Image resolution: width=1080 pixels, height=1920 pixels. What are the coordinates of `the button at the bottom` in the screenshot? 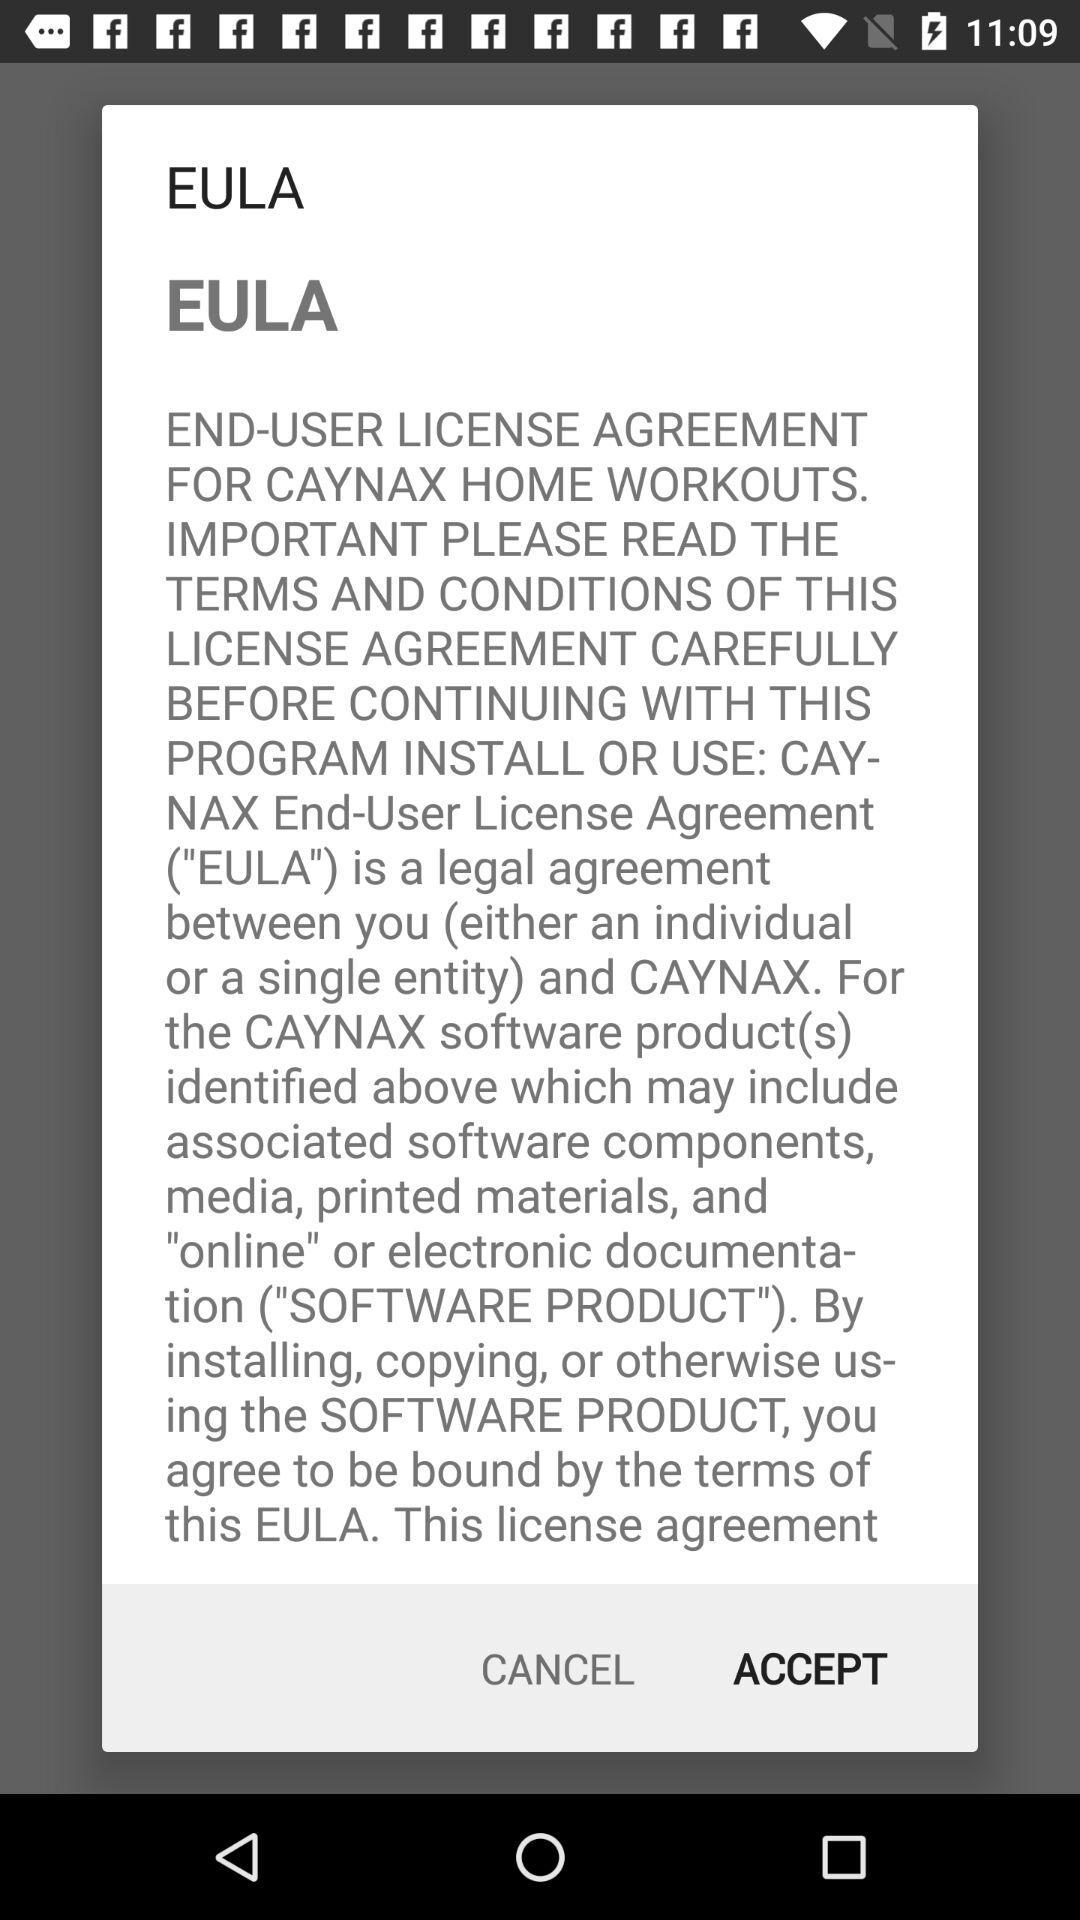 It's located at (558, 1668).